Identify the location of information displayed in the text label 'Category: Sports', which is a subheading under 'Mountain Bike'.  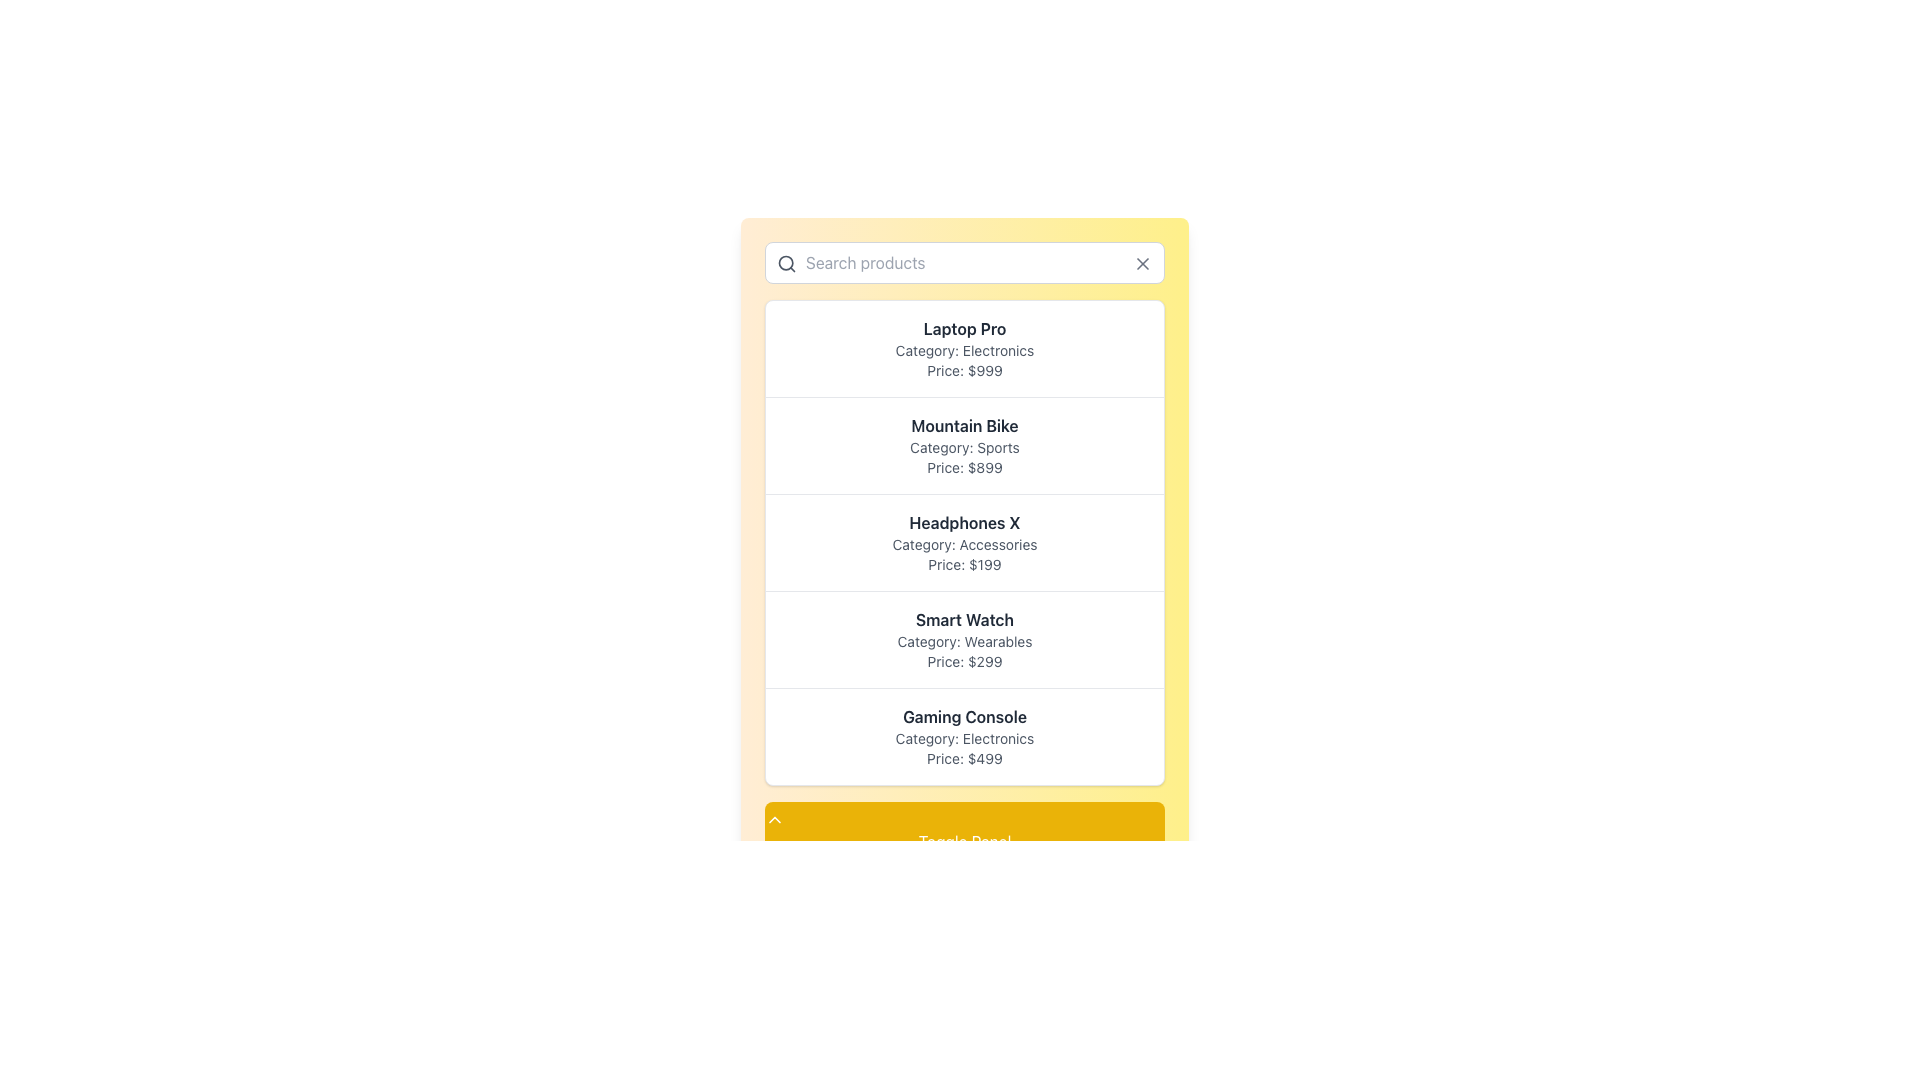
(964, 446).